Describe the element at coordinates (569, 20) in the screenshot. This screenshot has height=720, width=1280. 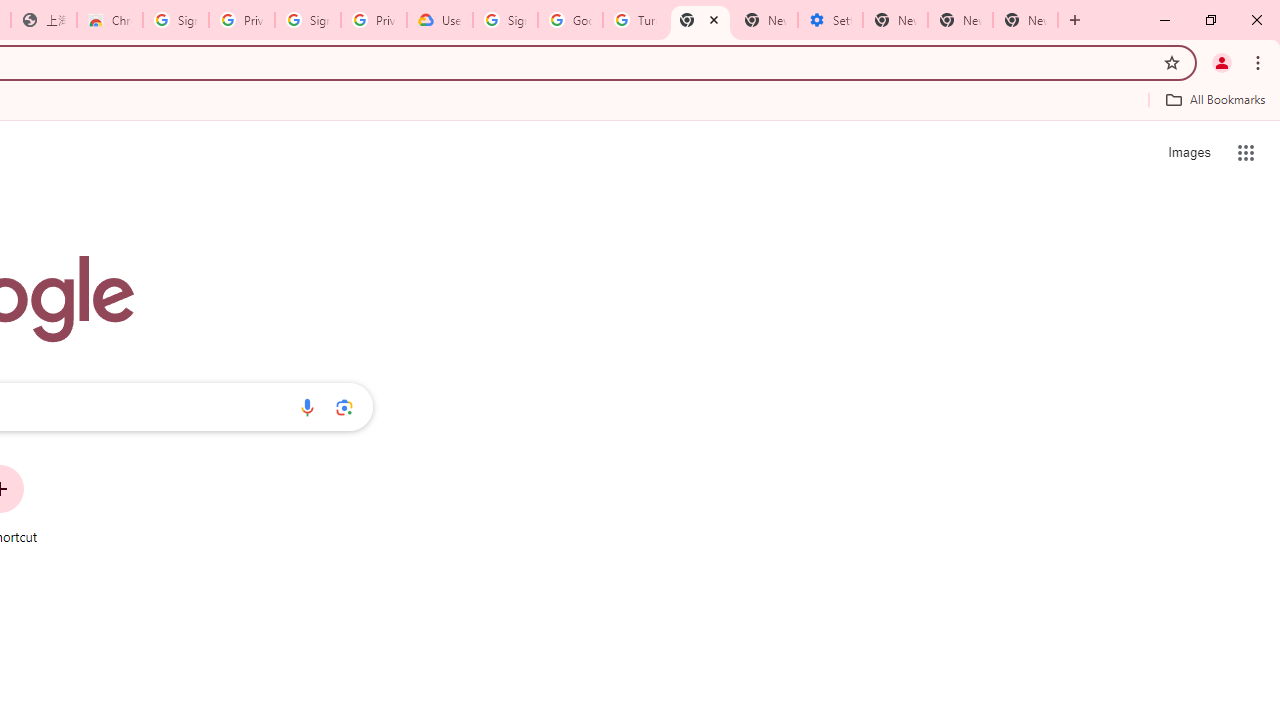
I see `'Google Account Help'` at that location.